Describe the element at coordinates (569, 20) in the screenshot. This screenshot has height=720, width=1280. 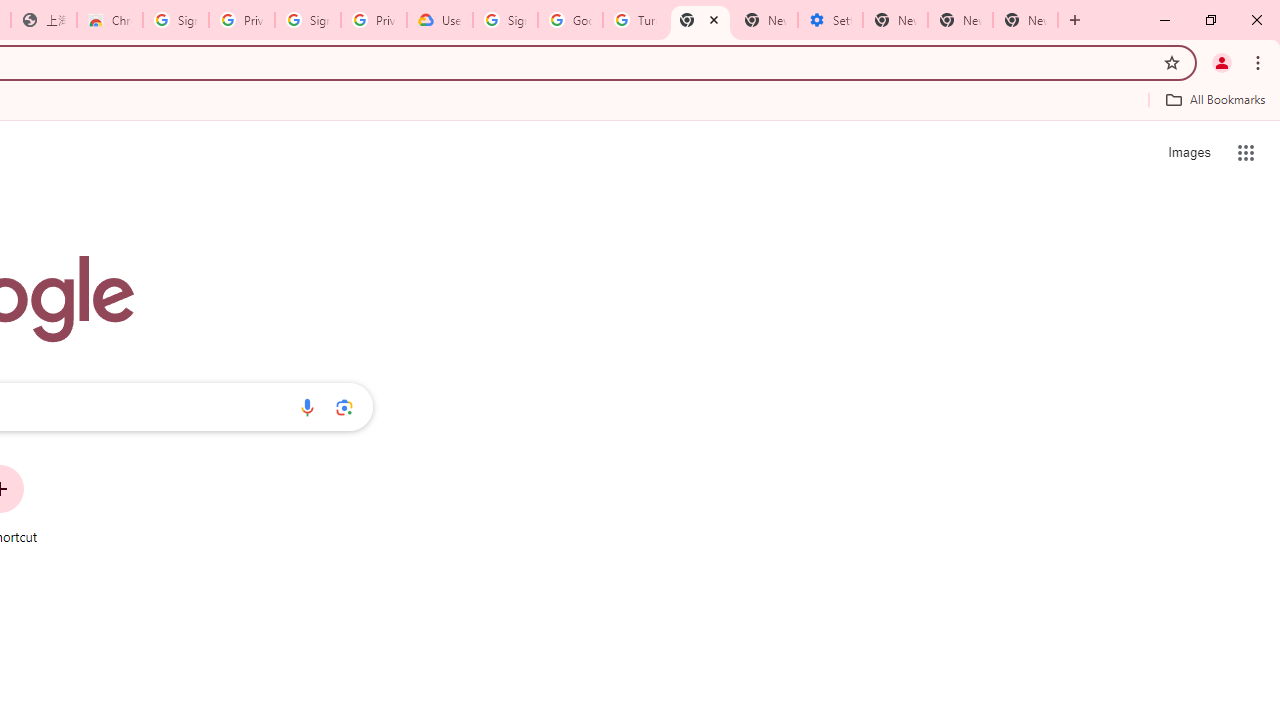
I see `'Google Account Help'` at that location.